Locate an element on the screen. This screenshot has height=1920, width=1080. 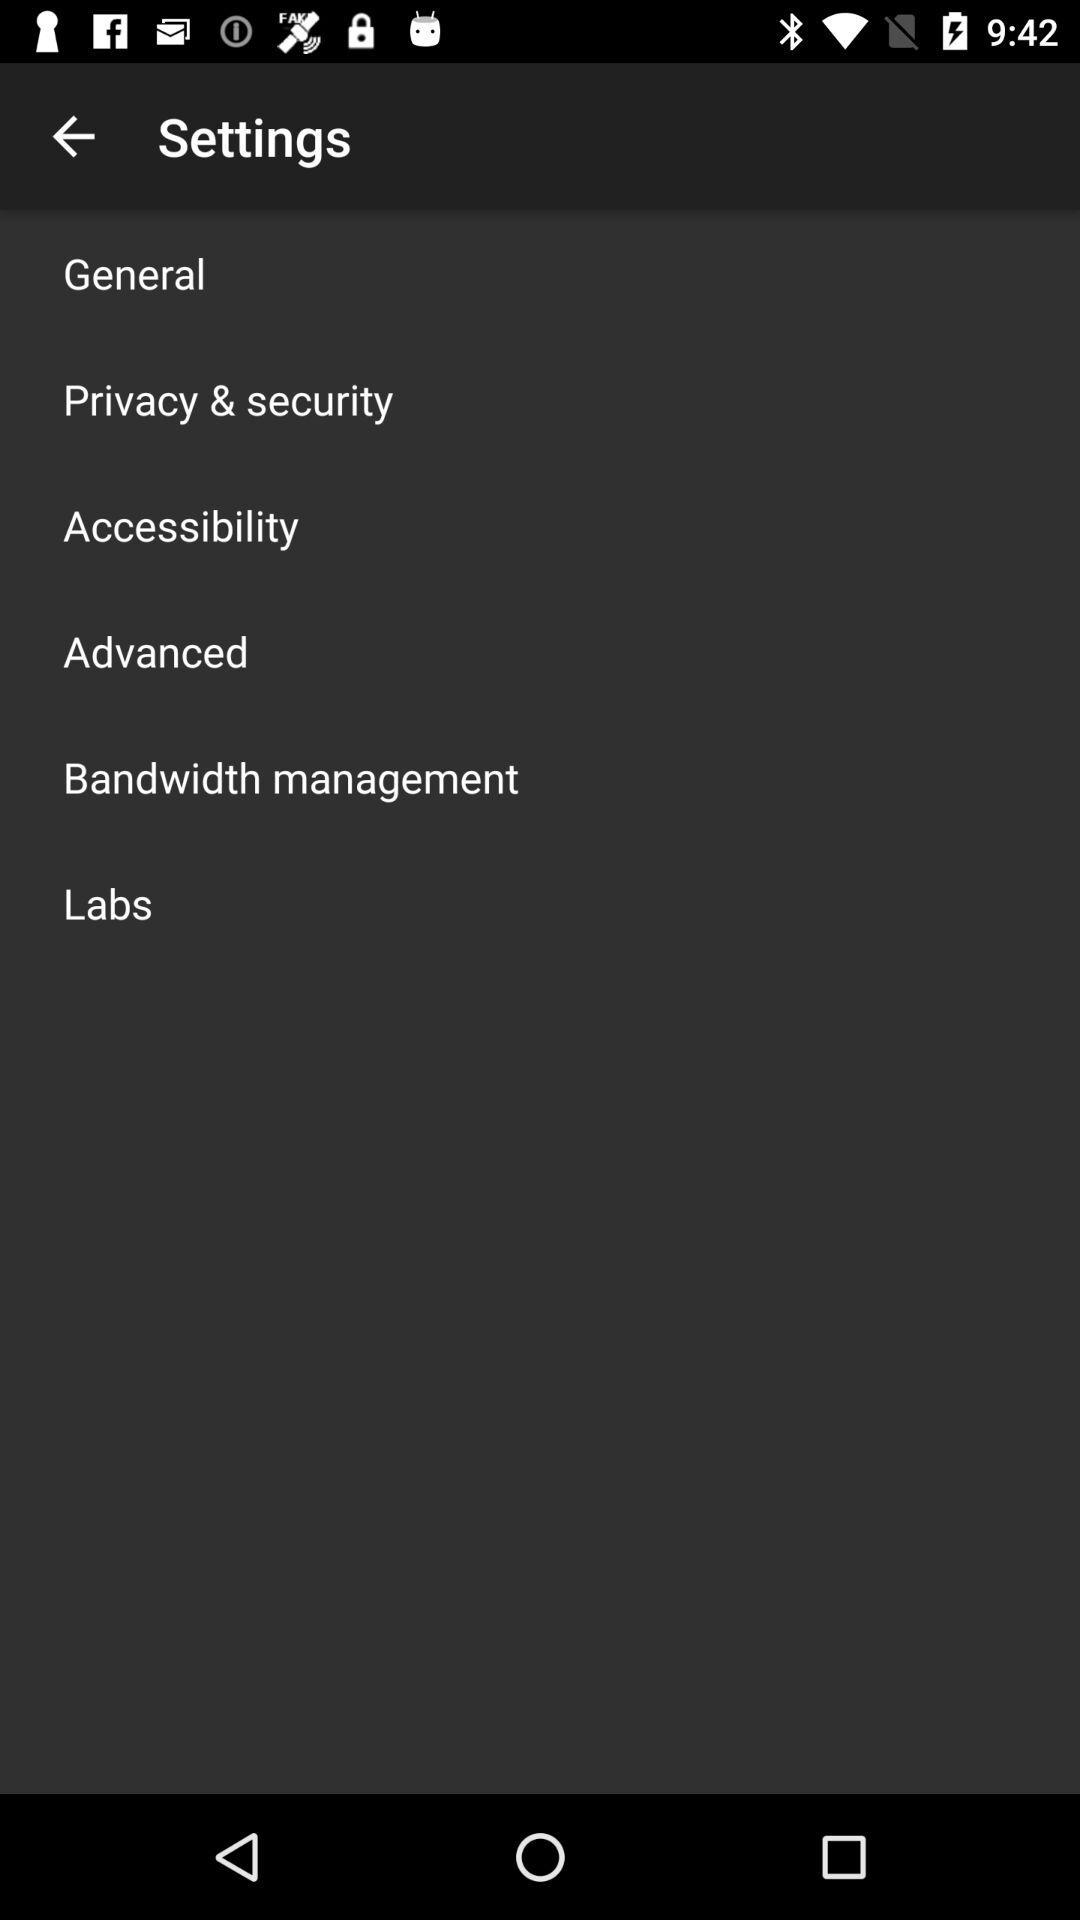
the labs item is located at coordinates (108, 901).